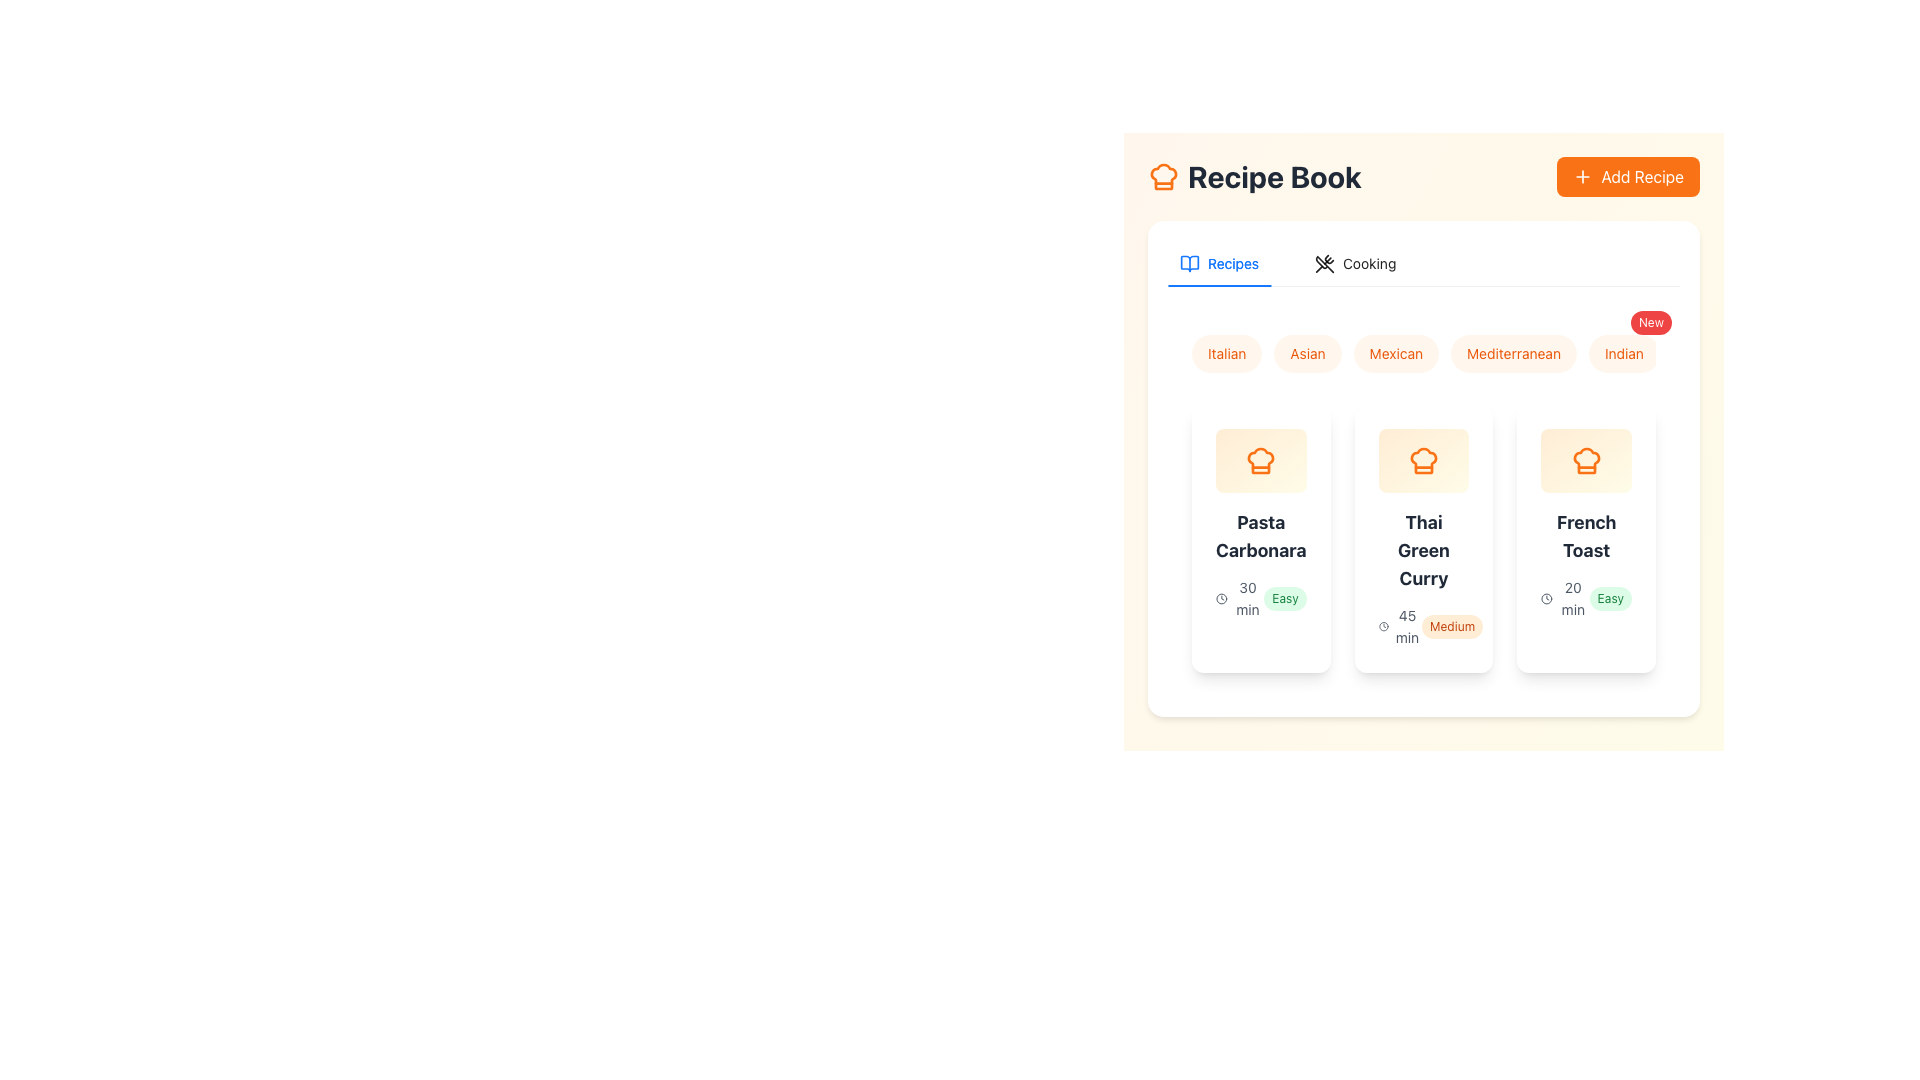 The height and width of the screenshot is (1080, 1920). I want to click on the 'Cooking' tab in the tab navigation bar to switch to its content, so click(1355, 262).